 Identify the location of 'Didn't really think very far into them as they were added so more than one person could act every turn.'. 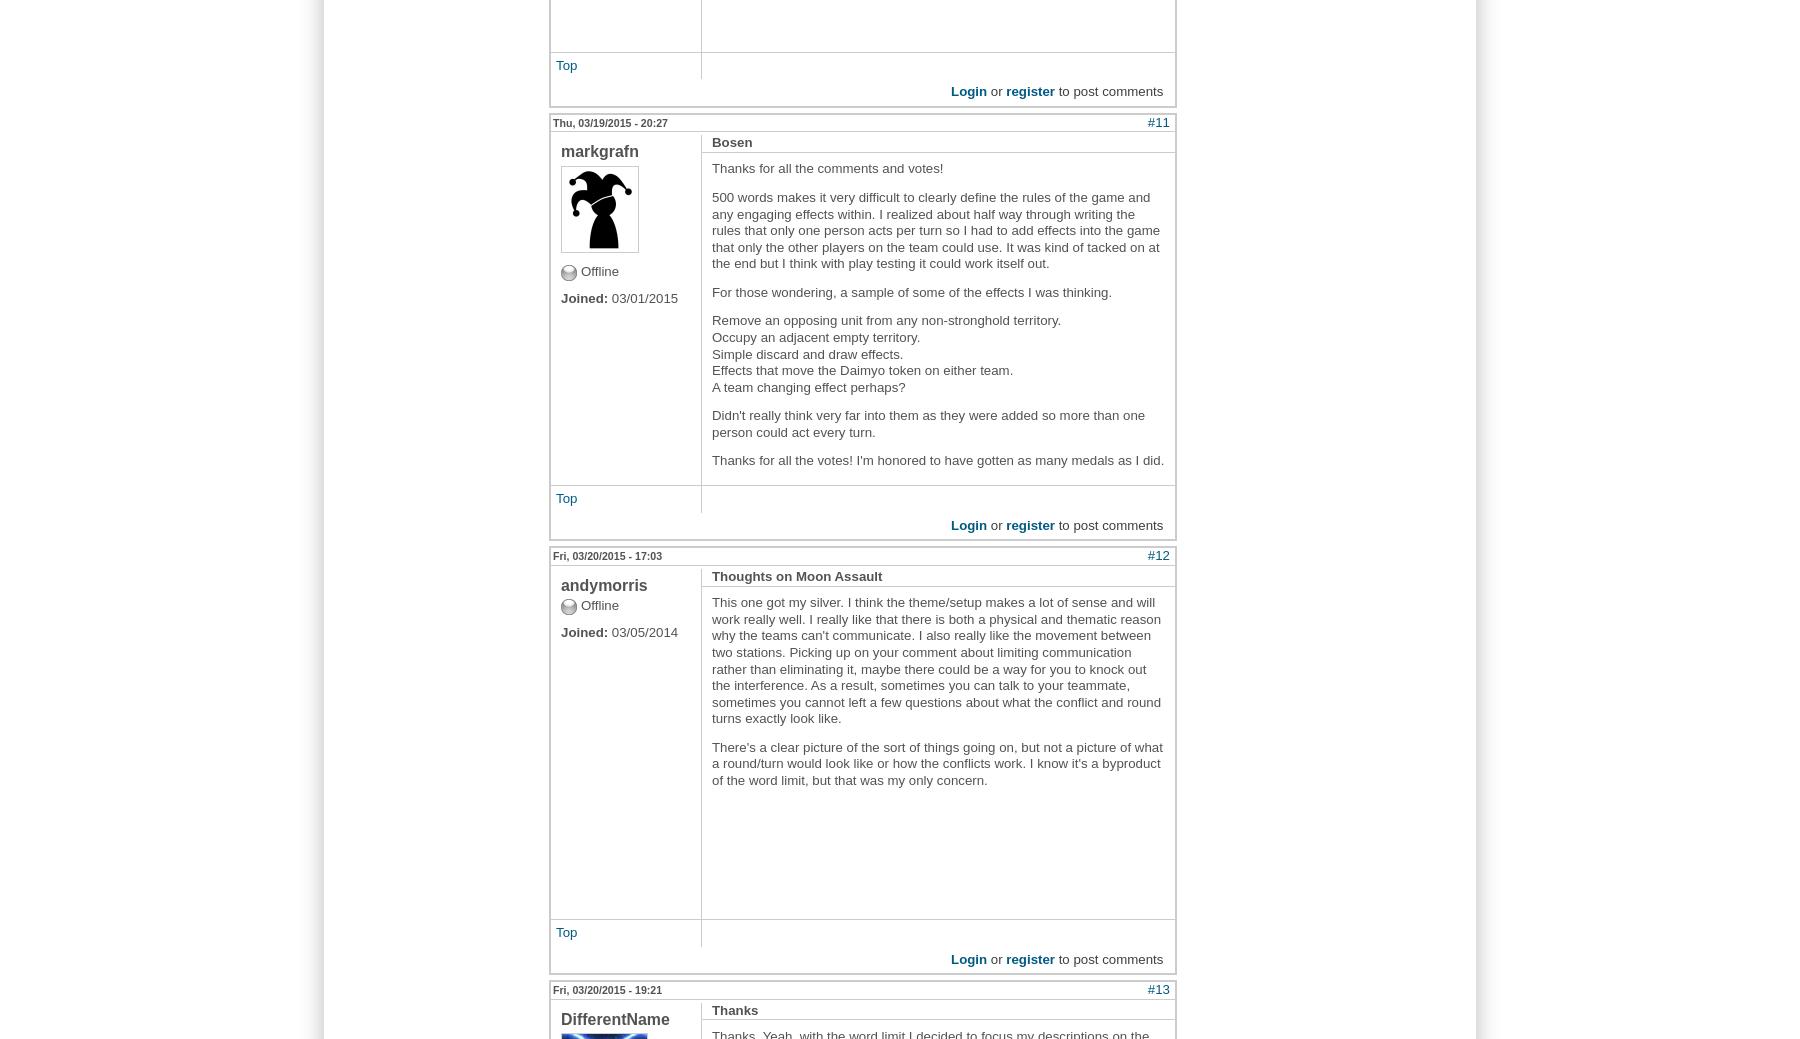
(927, 422).